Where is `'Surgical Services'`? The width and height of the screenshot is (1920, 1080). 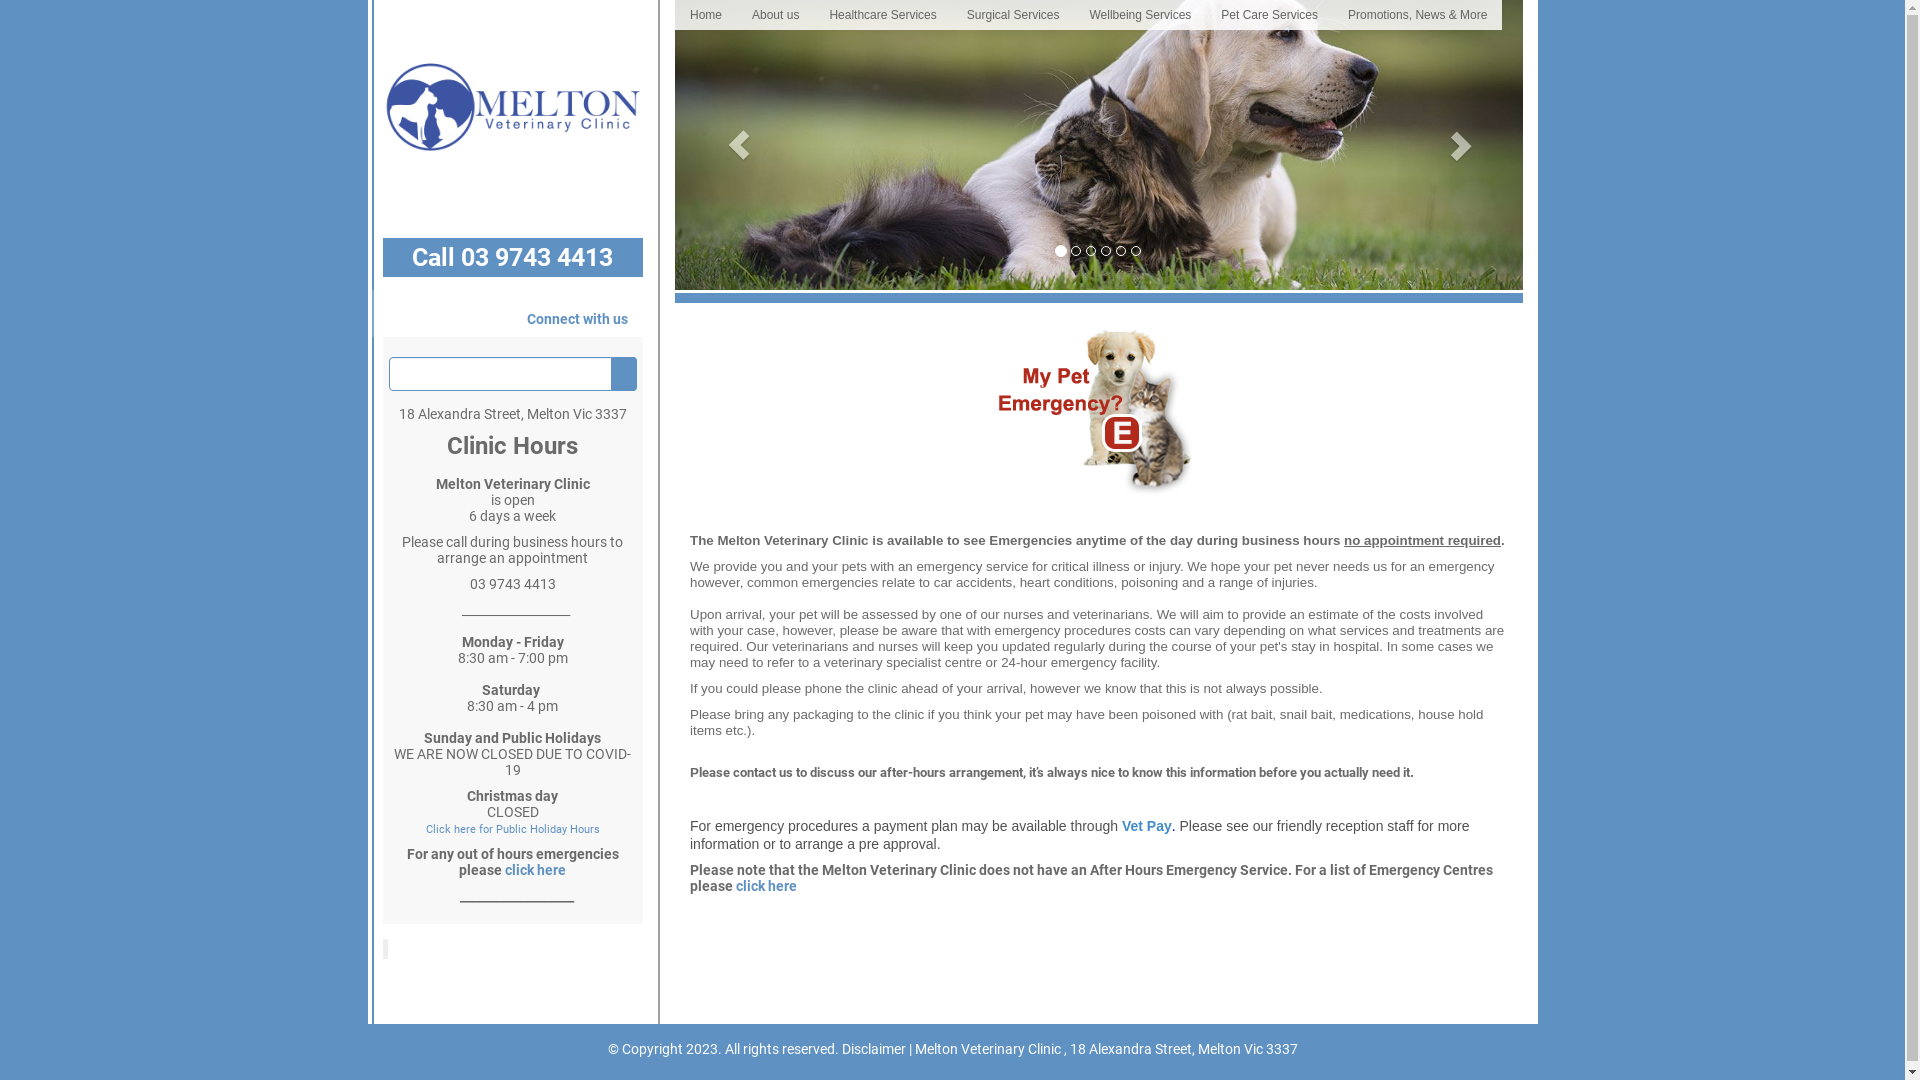
'Surgical Services' is located at coordinates (950, 15).